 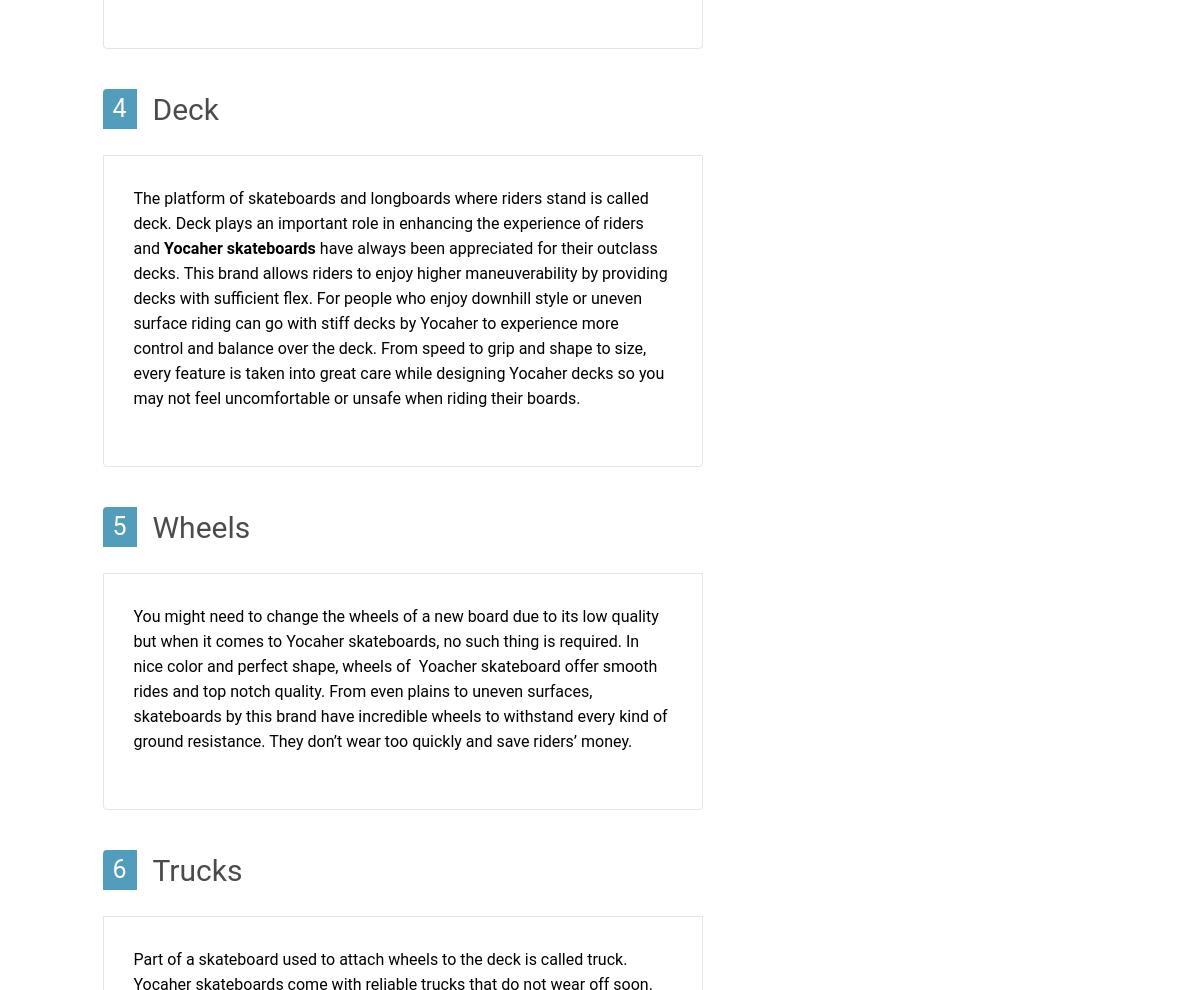 I want to click on 'The platform of skateboards and longboards where riders stand is called deck. Deck plays an important role in enhancing the experience of riders and', so click(x=390, y=222).